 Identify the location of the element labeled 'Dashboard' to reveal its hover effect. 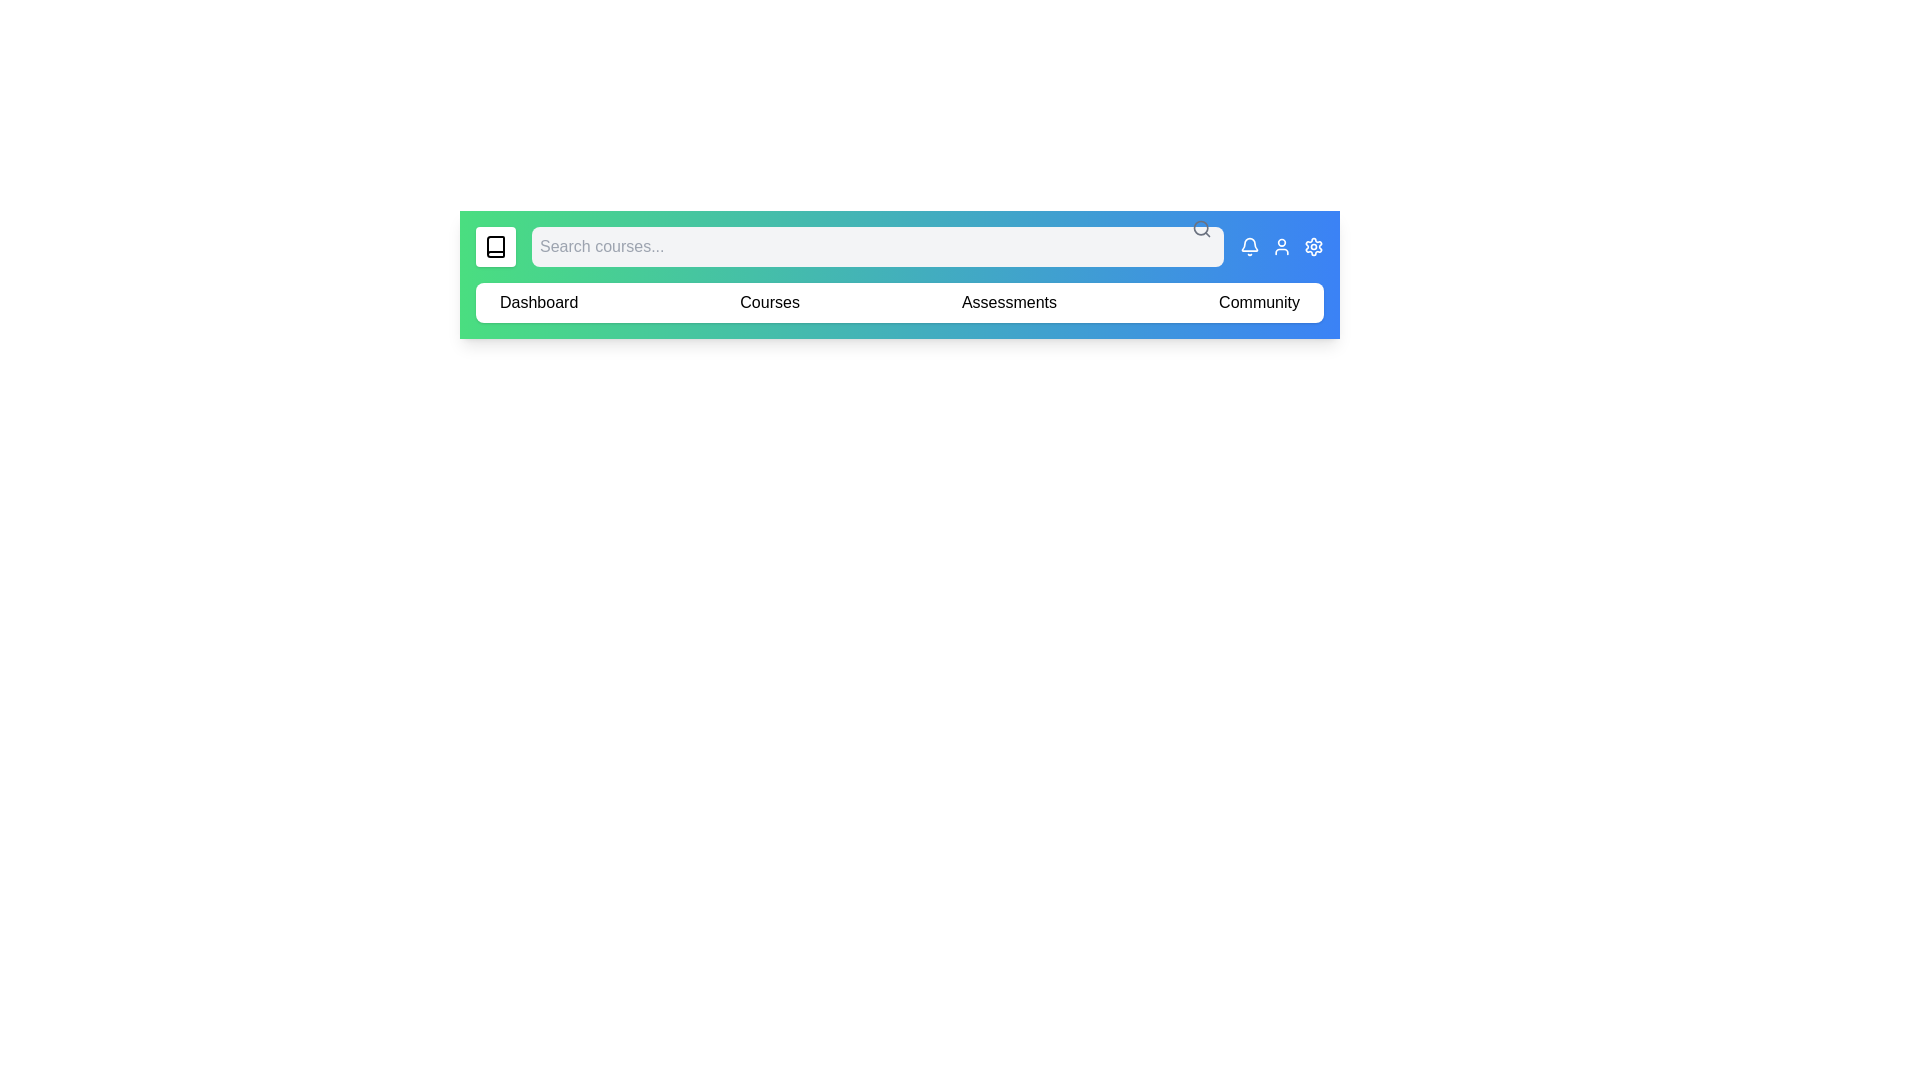
(538, 303).